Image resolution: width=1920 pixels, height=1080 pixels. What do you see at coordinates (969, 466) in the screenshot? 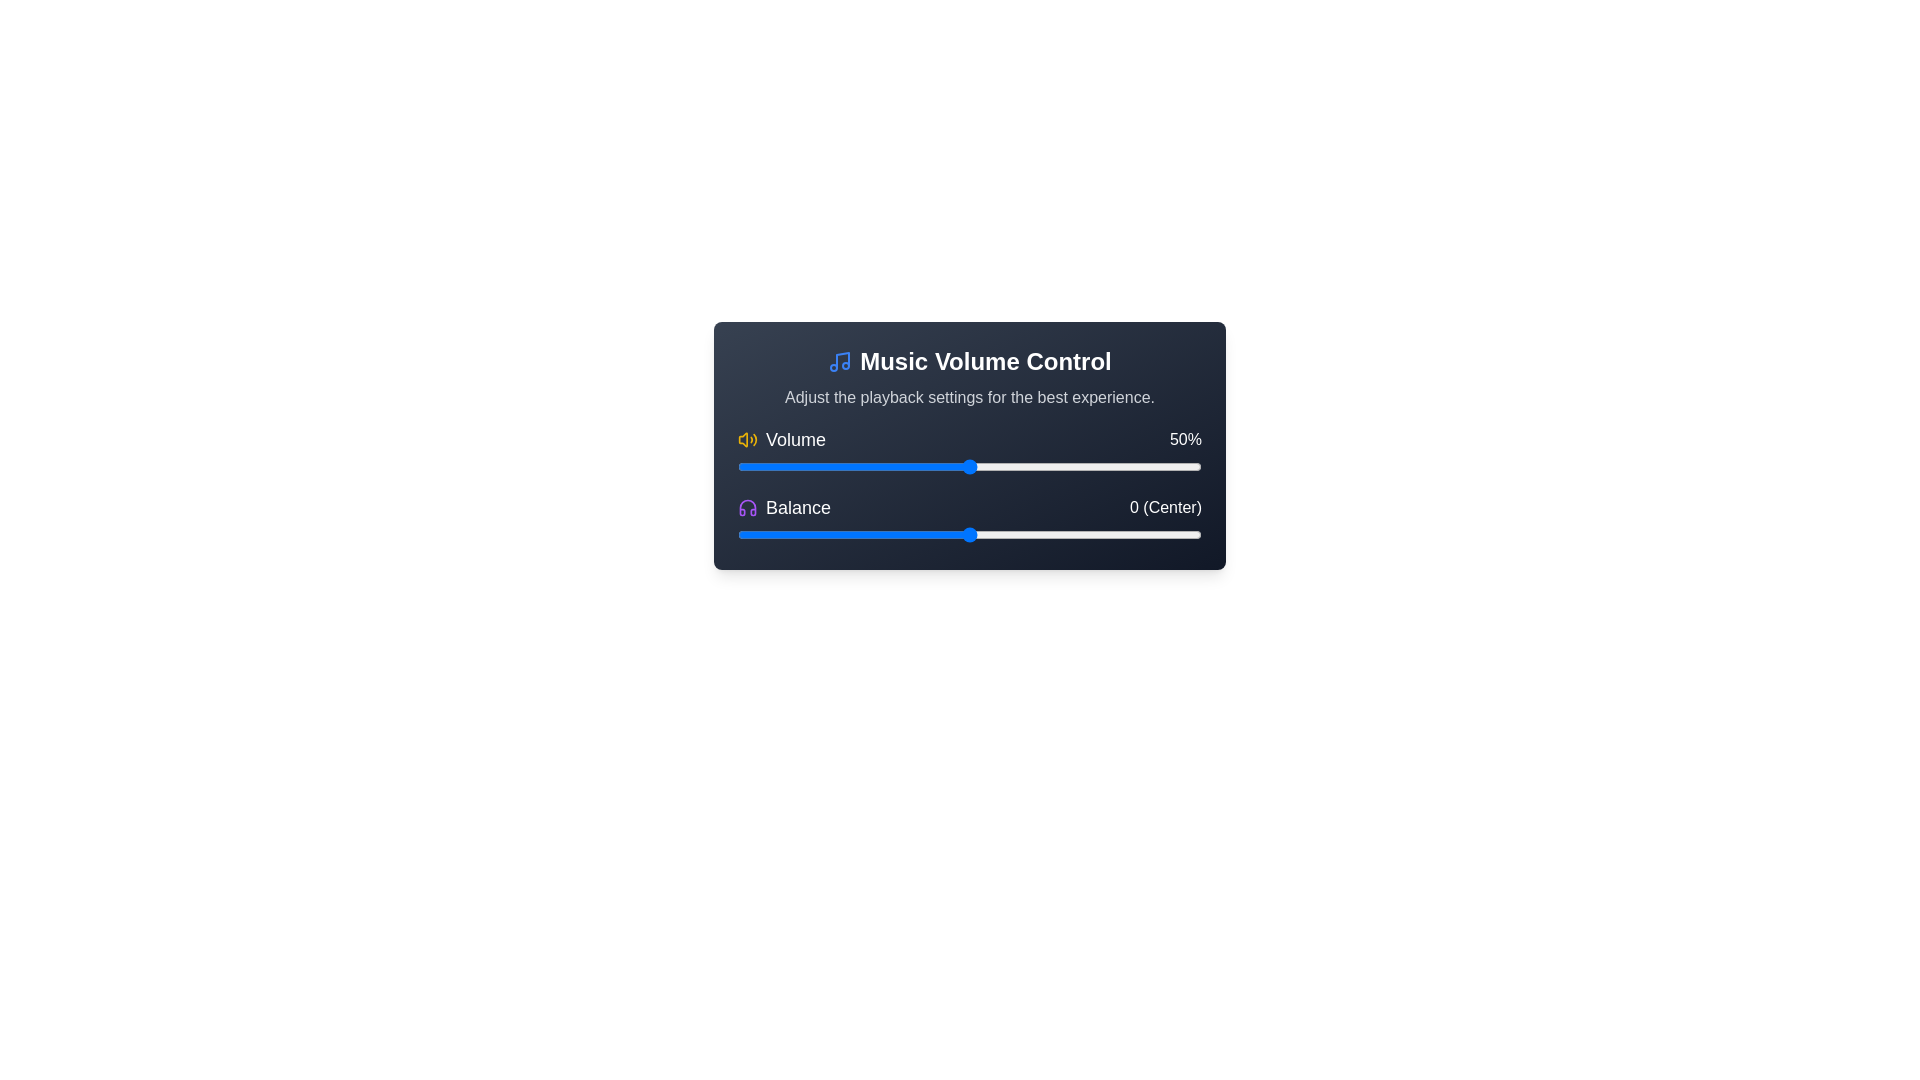
I see `the volume slider to set the volume to 50%` at bounding box center [969, 466].